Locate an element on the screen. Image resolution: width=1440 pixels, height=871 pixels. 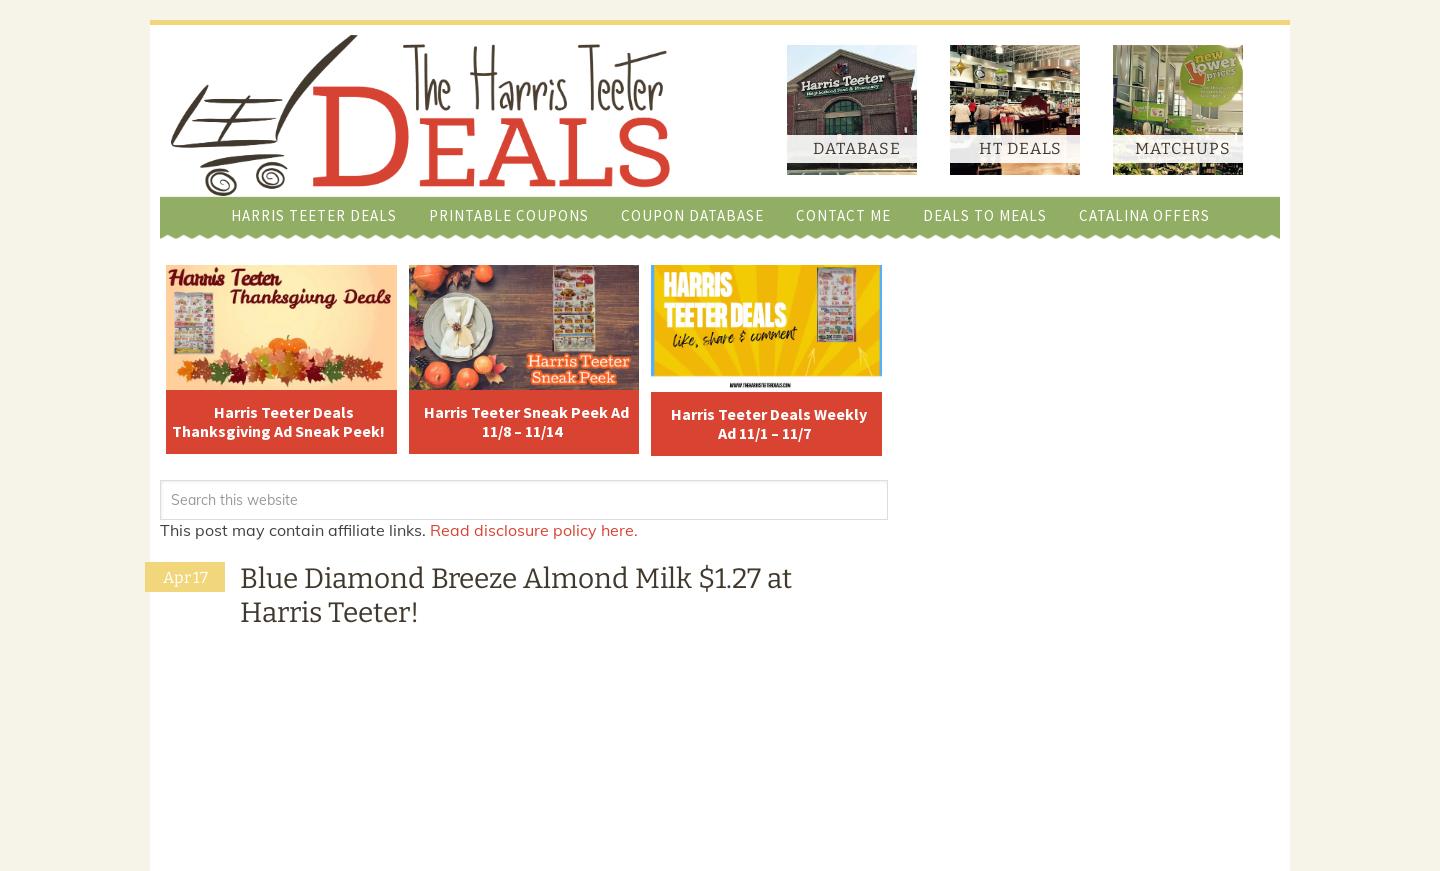
'This post may contain affiliate links.' is located at coordinates (158, 530).